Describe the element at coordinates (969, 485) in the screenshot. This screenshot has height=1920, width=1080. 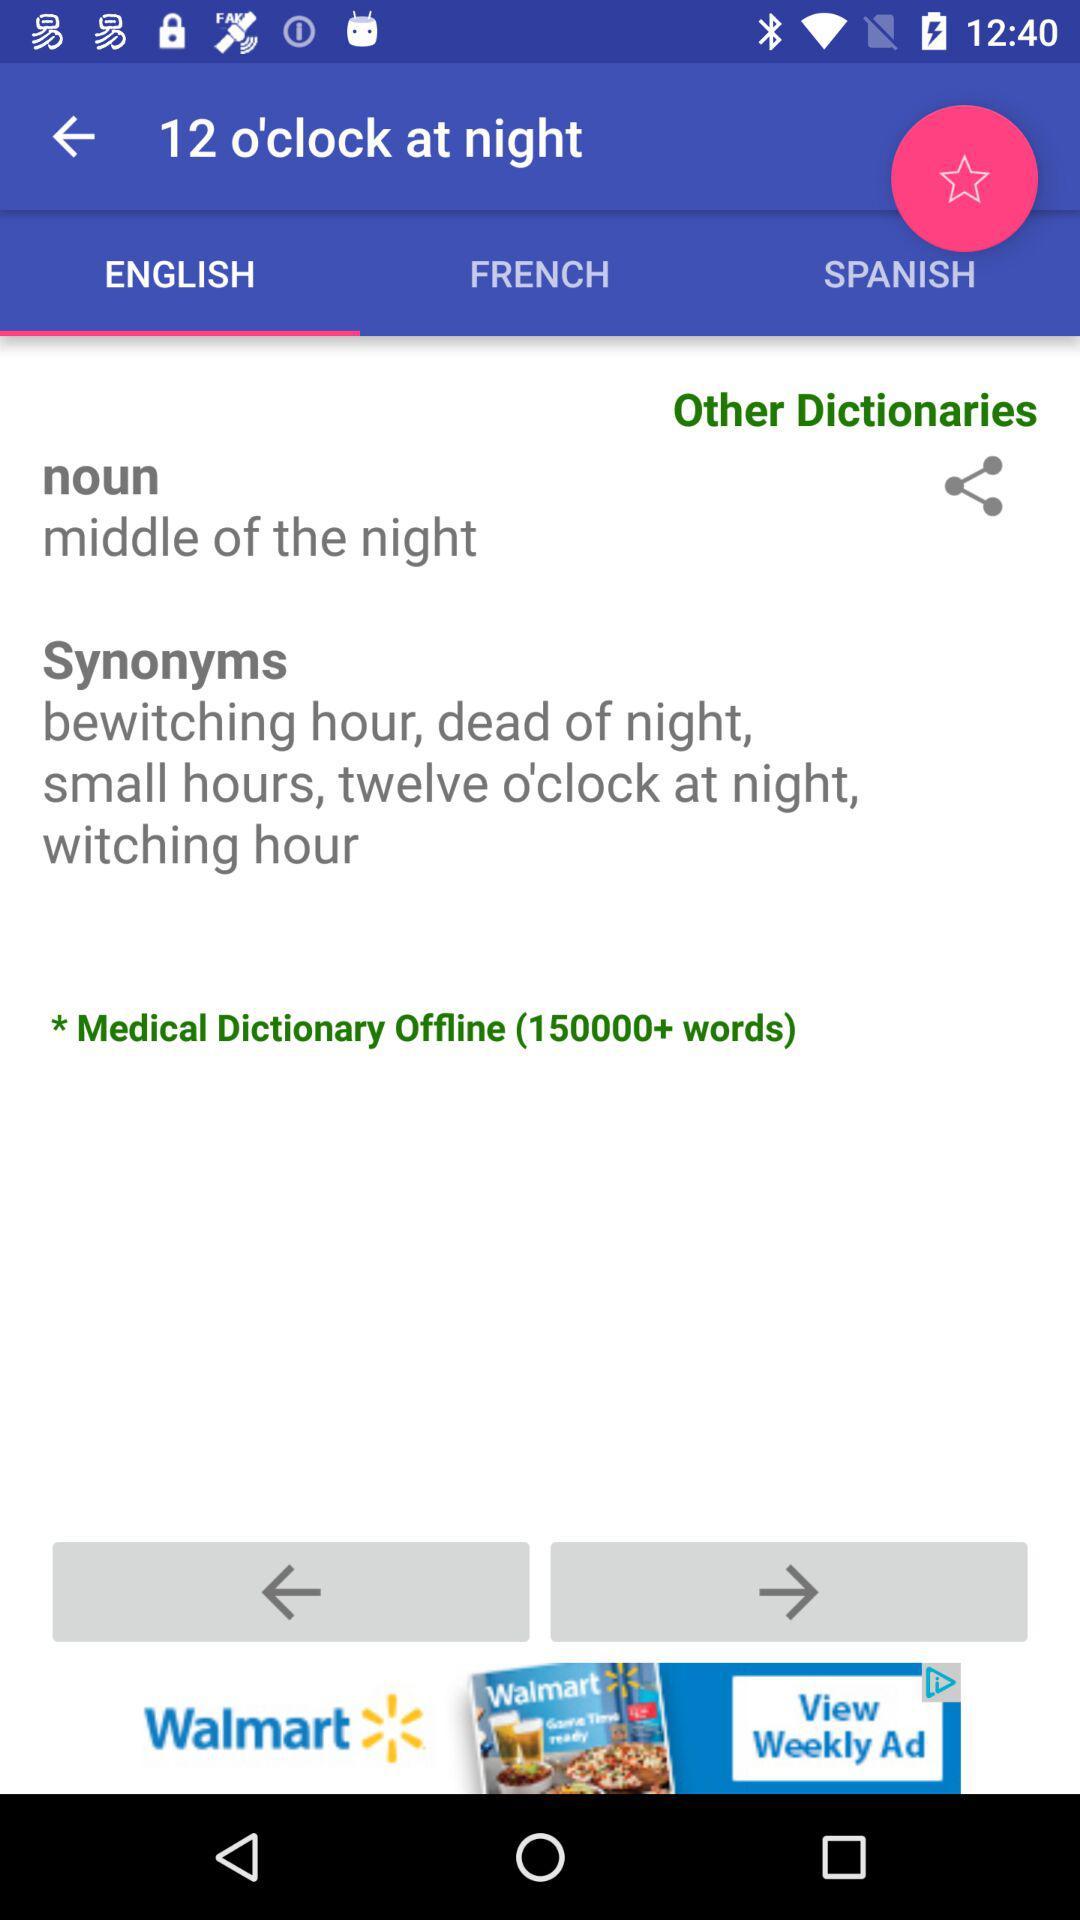
I see `share the page` at that location.